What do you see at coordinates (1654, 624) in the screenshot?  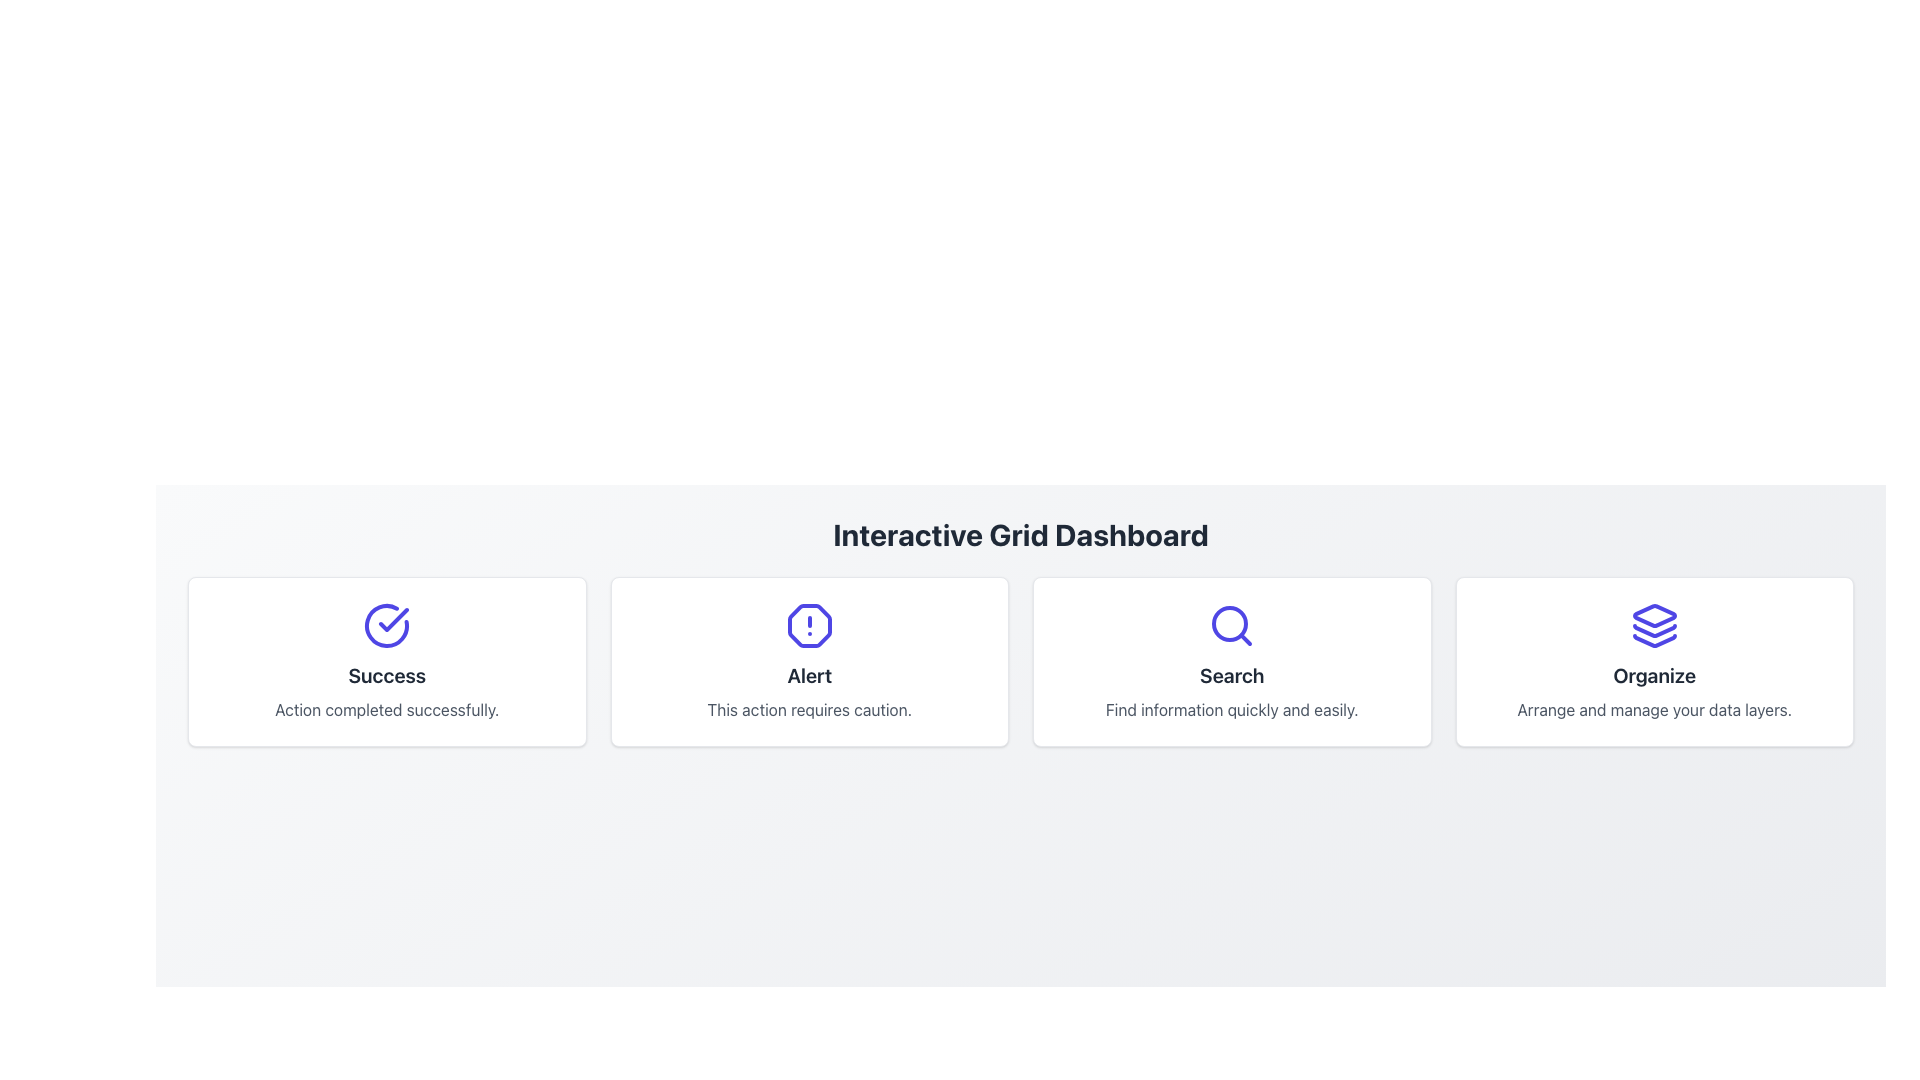 I see `the static icon element representing layers, located at the center-top of the 'Organize' card in the grid layout` at bounding box center [1654, 624].